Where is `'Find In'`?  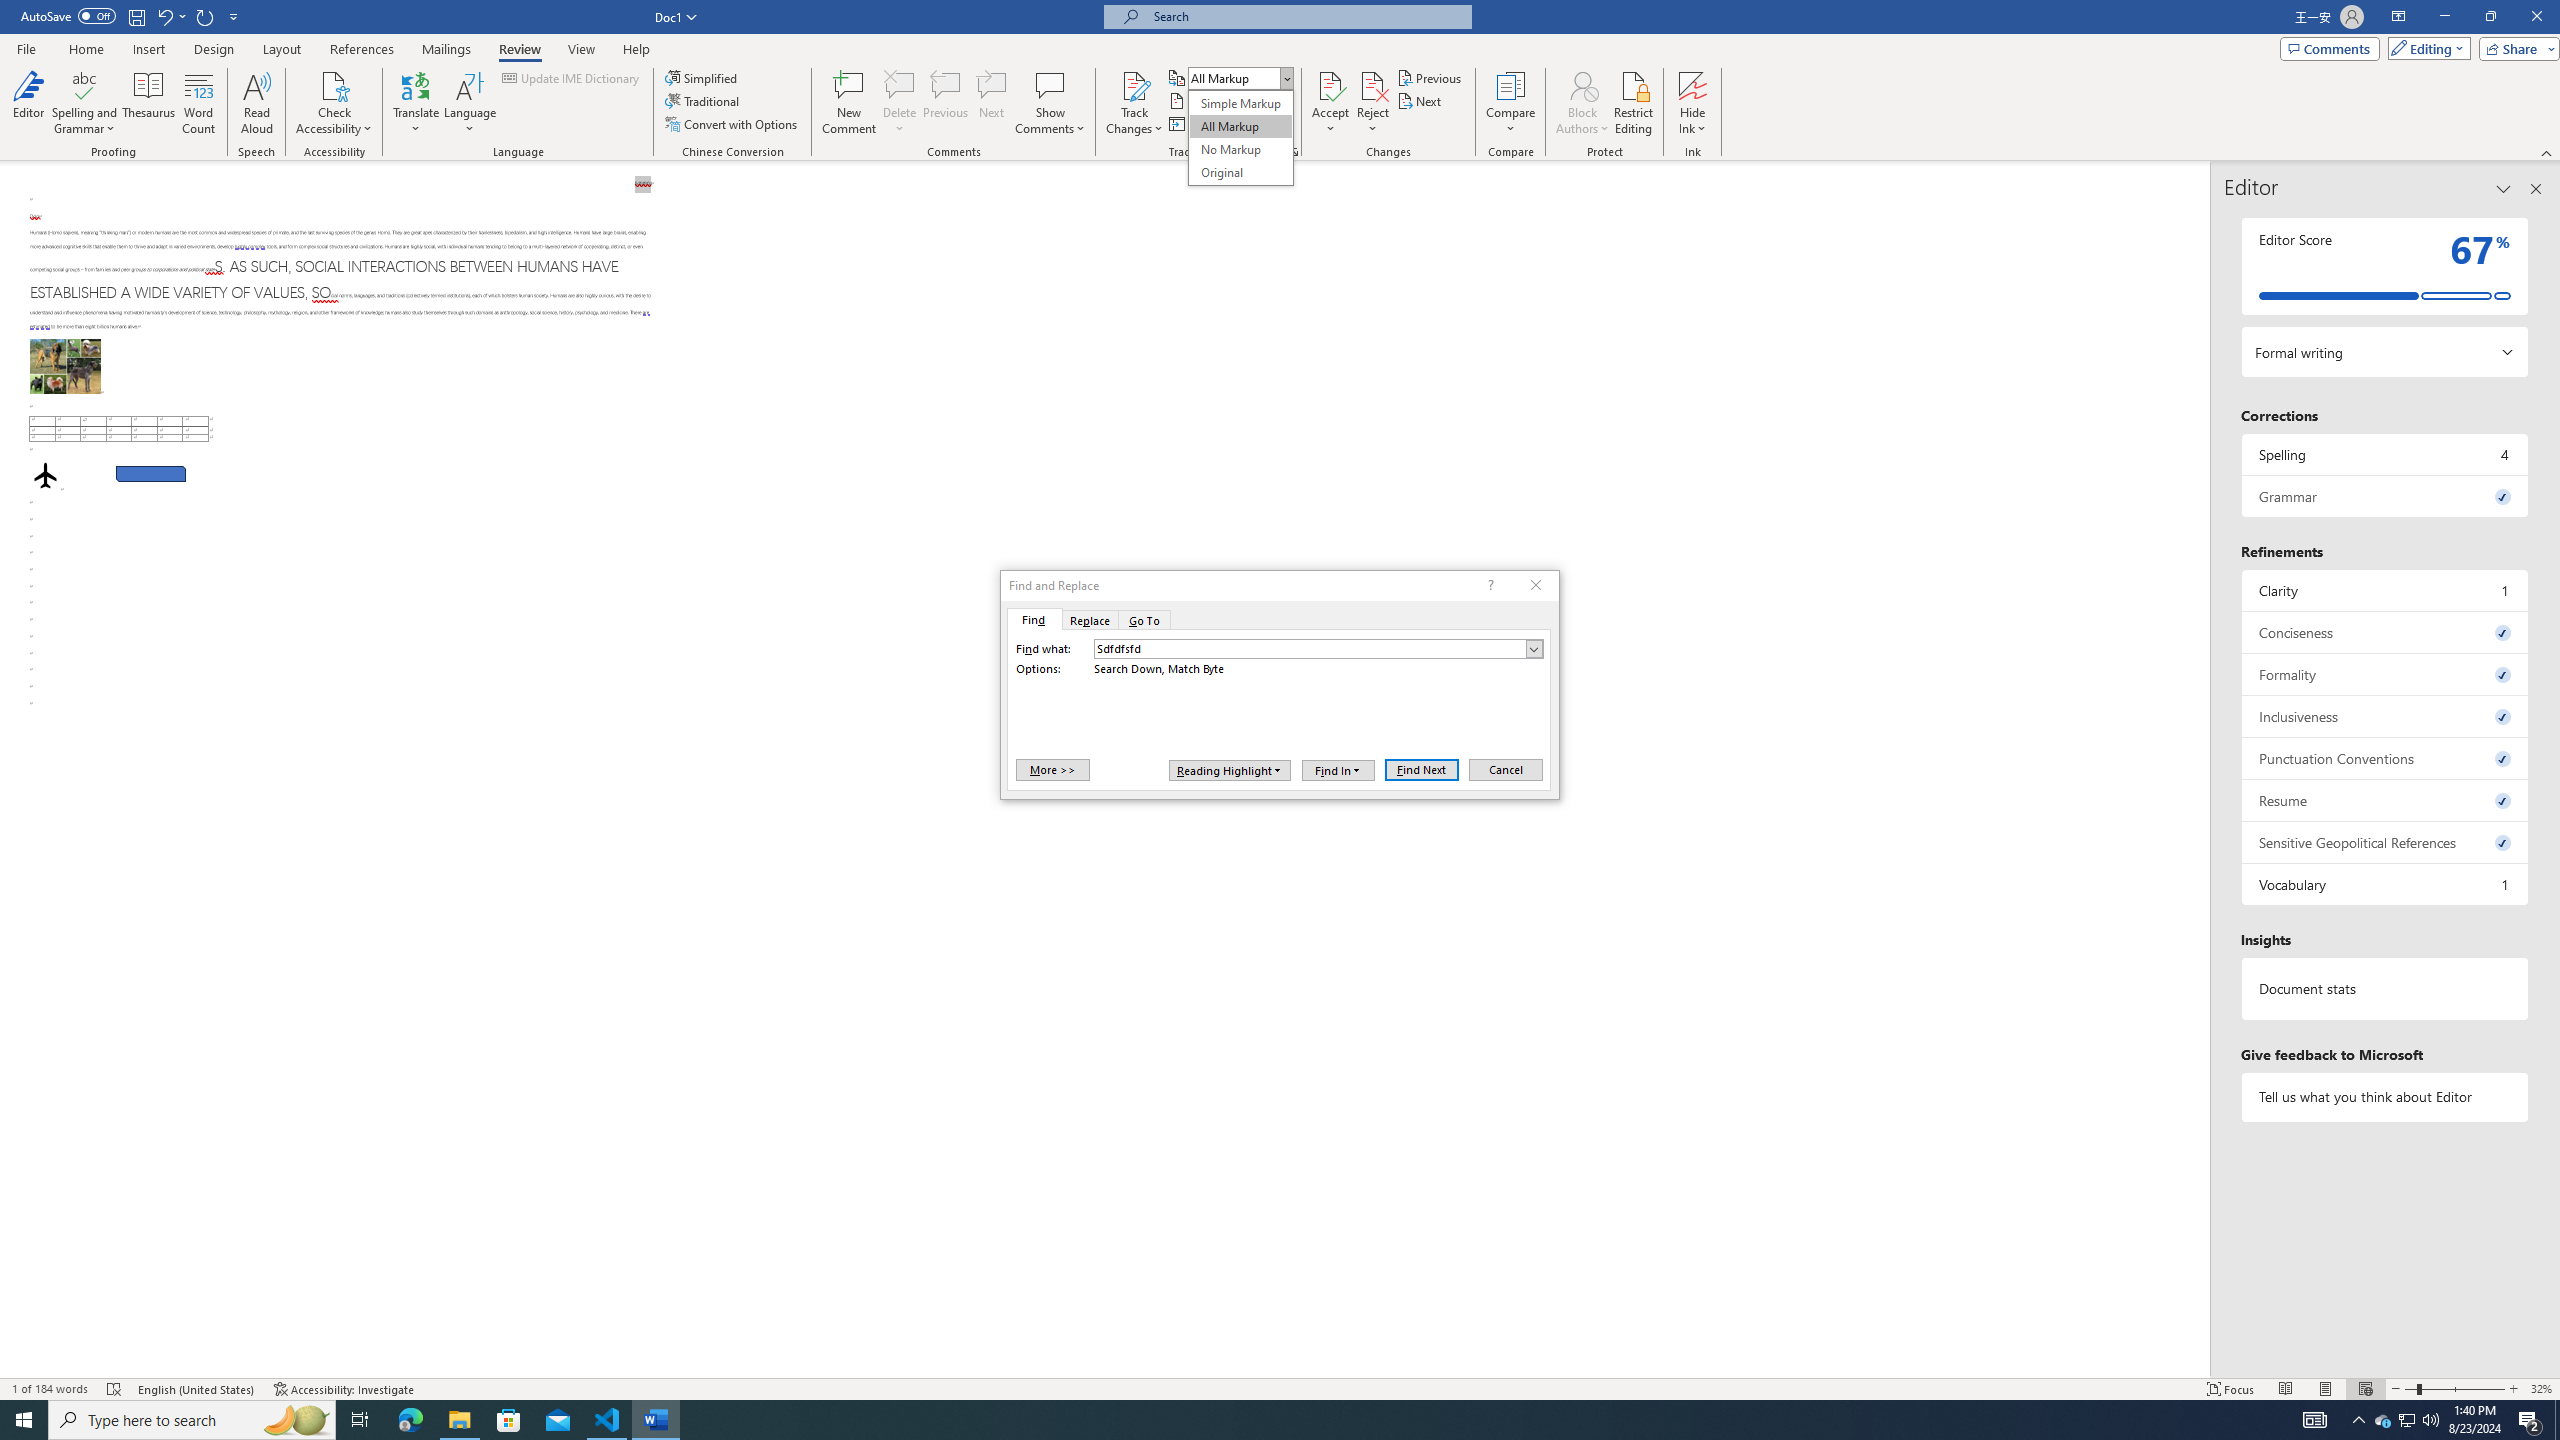 'Find In' is located at coordinates (1337, 769).